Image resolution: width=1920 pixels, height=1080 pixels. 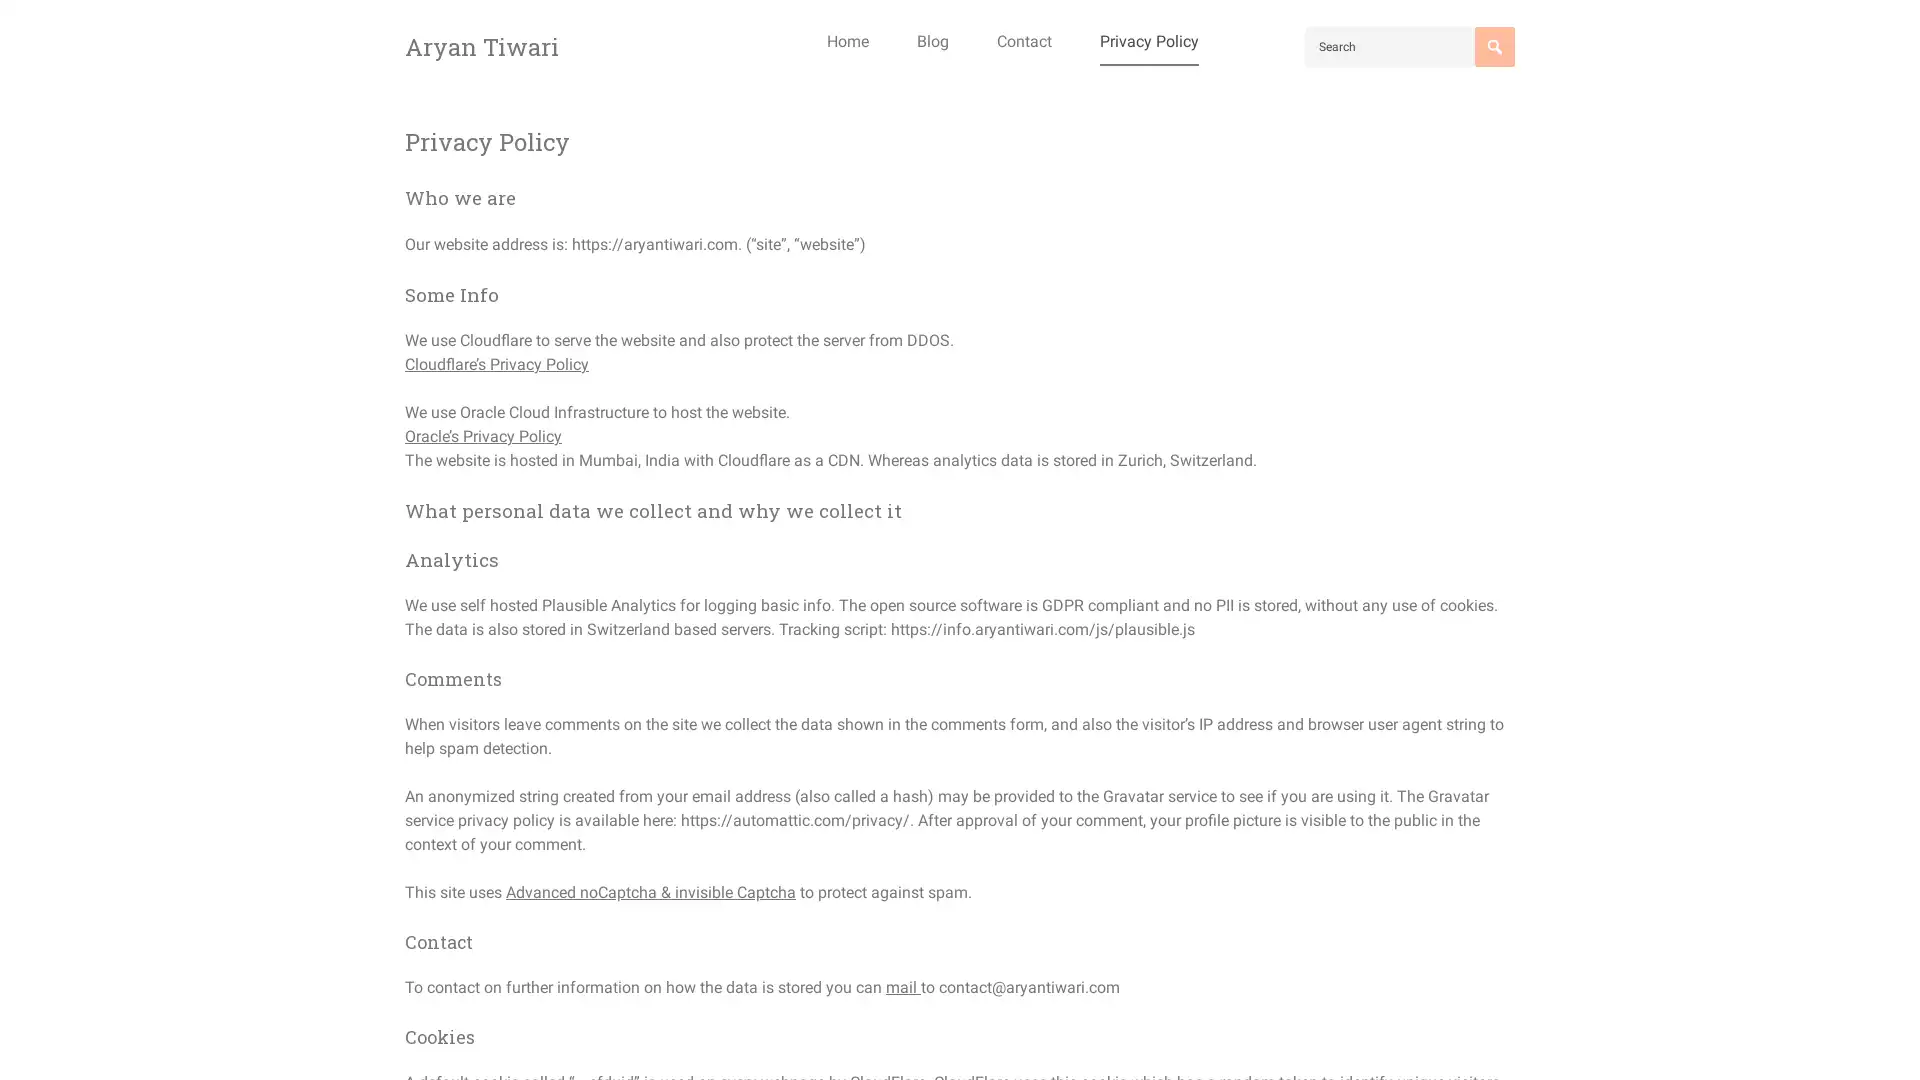 What do you see at coordinates (1494, 45) in the screenshot?
I see `Search` at bounding box center [1494, 45].